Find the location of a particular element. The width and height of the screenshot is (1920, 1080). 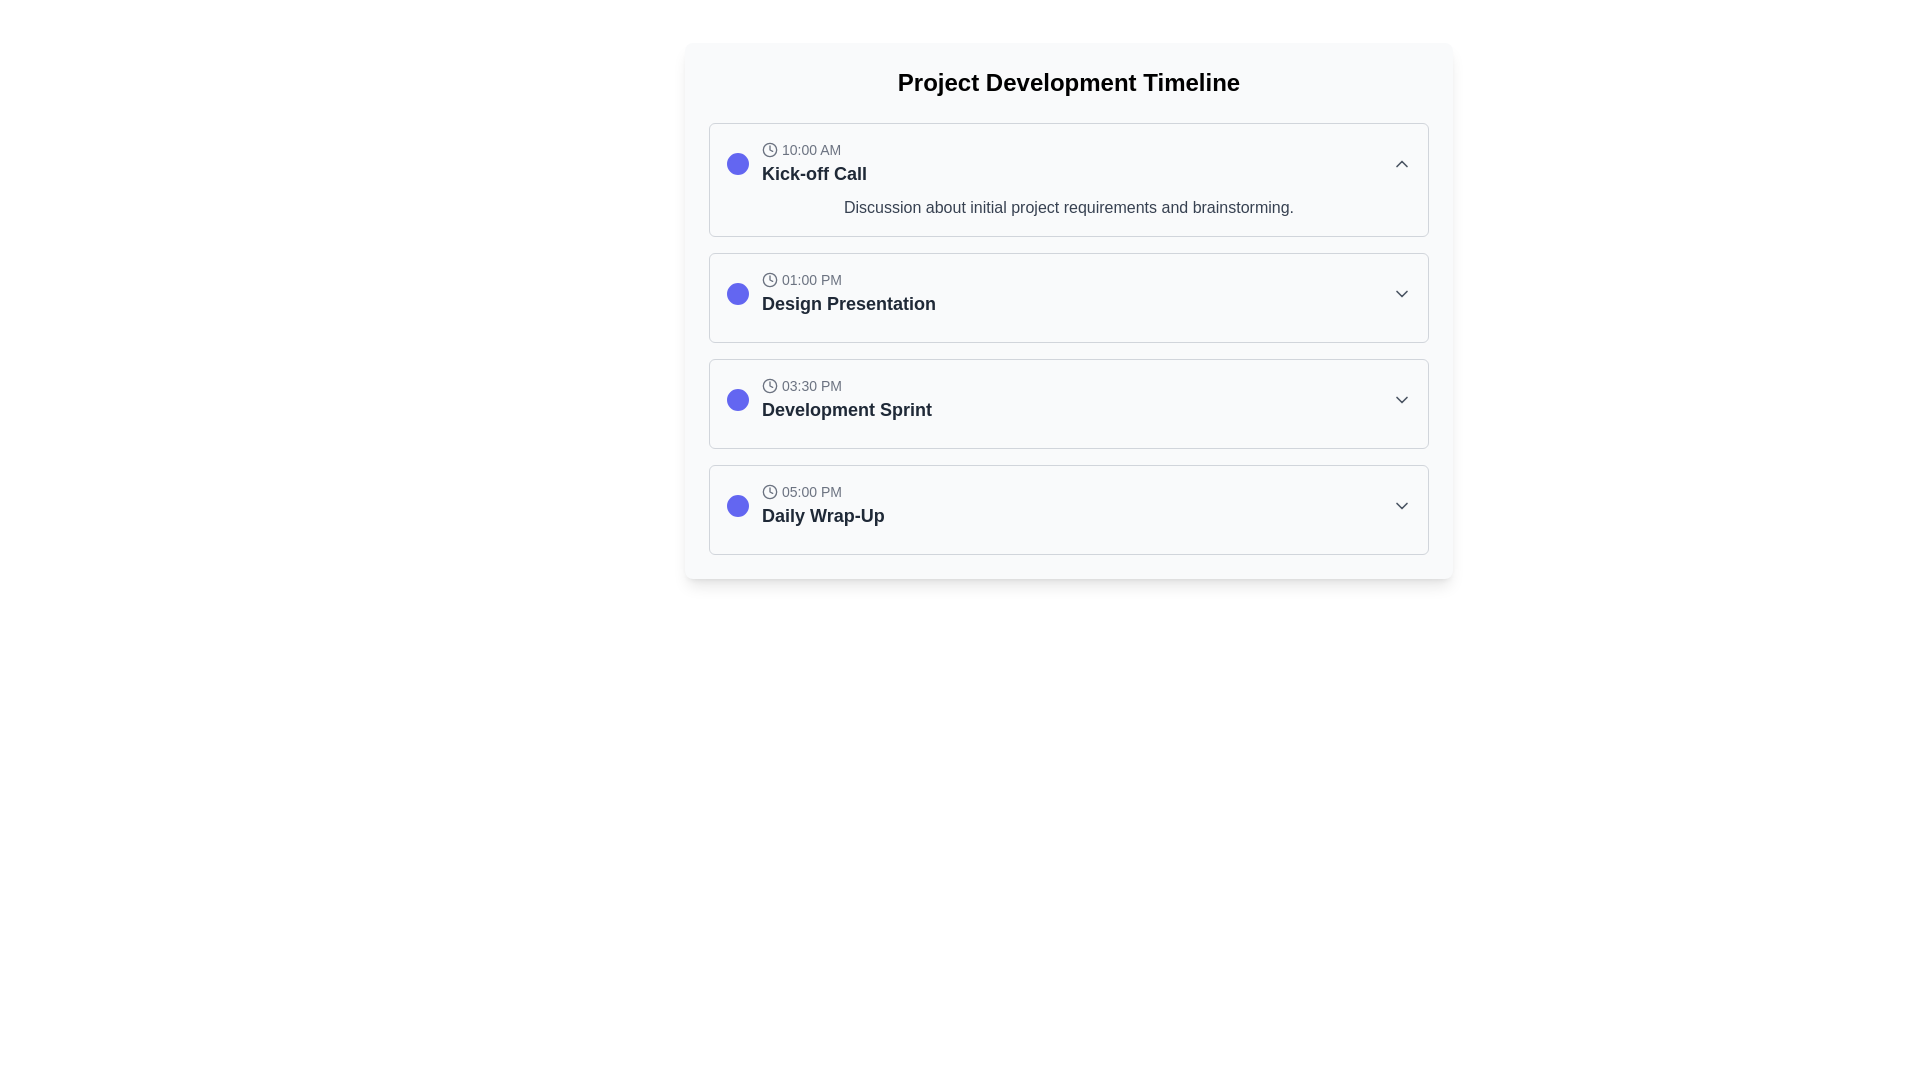

the clock icon located to the left of the '05:00 PM' text is located at coordinates (768, 492).